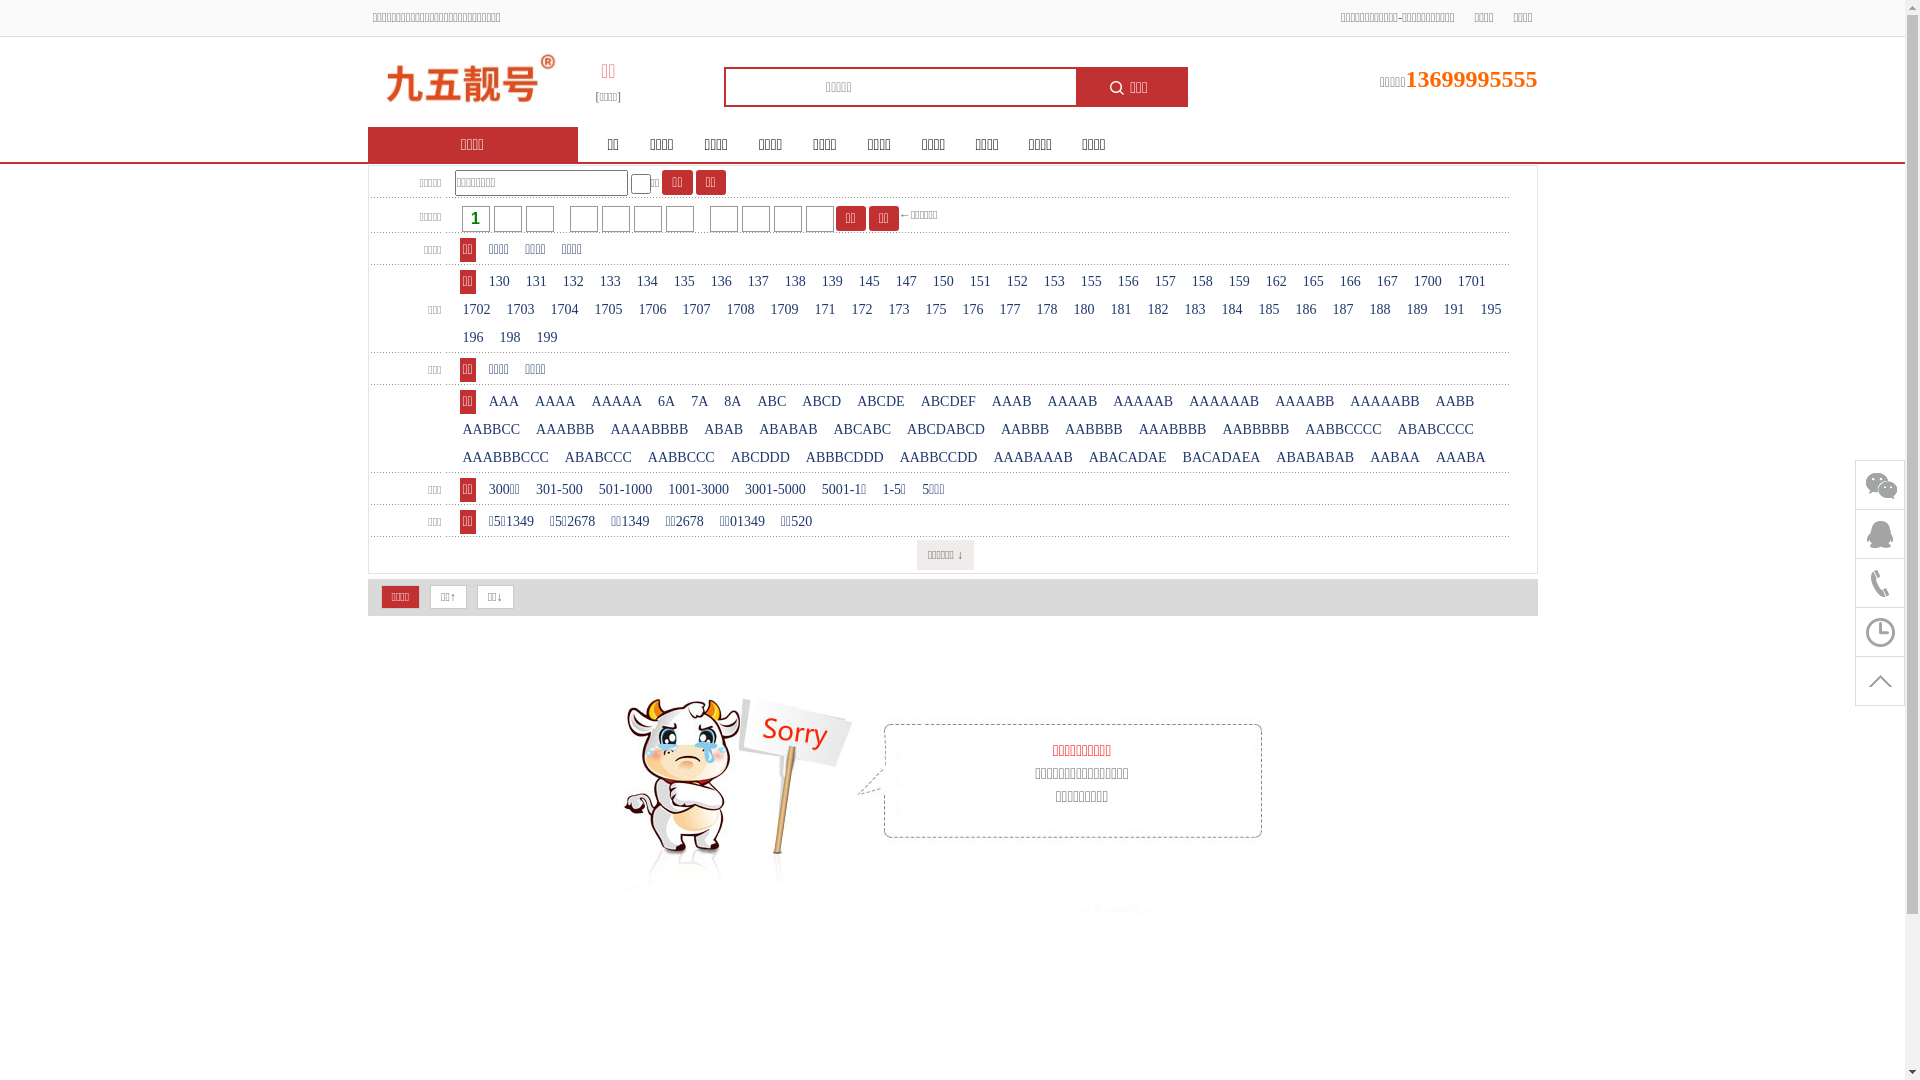  Describe the element at coordinates (521, 309) in the screenshot. I see `'1703'` at that location.